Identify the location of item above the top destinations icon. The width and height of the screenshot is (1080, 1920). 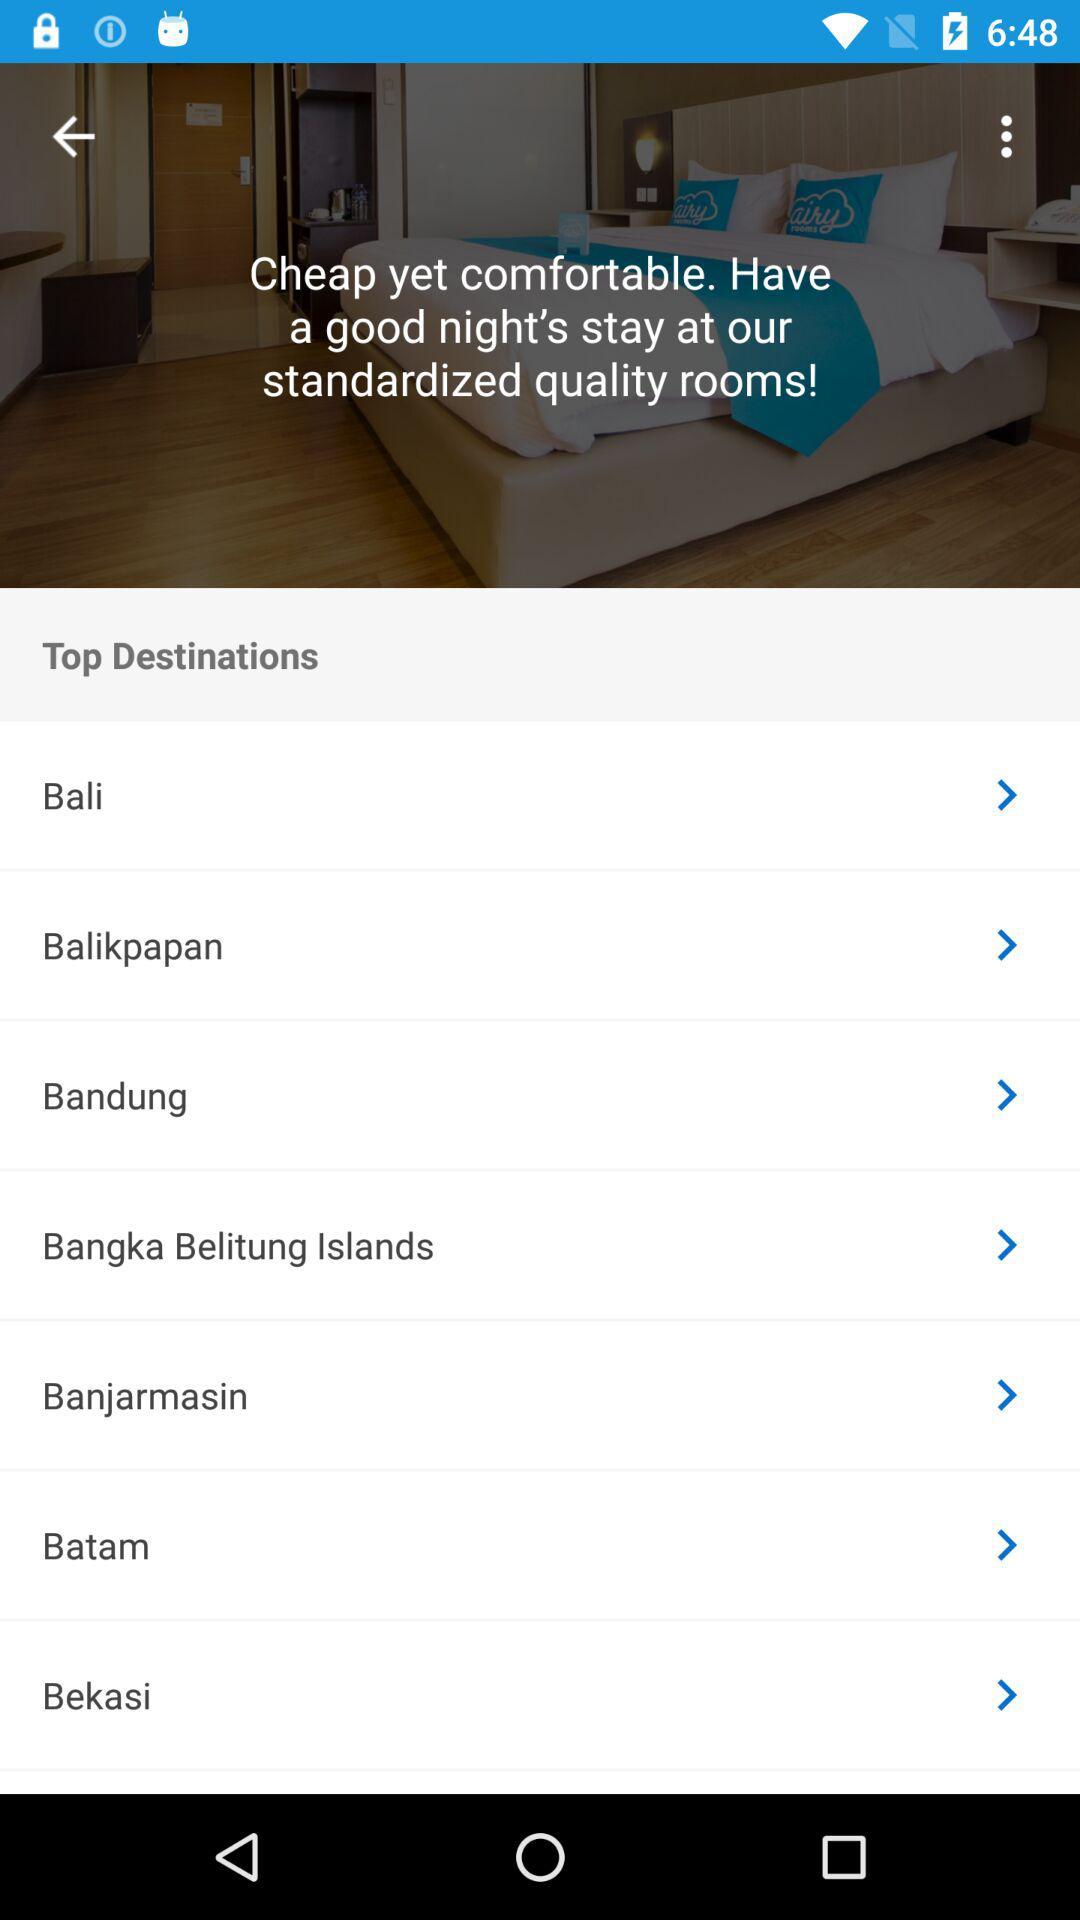
(1006, 135).